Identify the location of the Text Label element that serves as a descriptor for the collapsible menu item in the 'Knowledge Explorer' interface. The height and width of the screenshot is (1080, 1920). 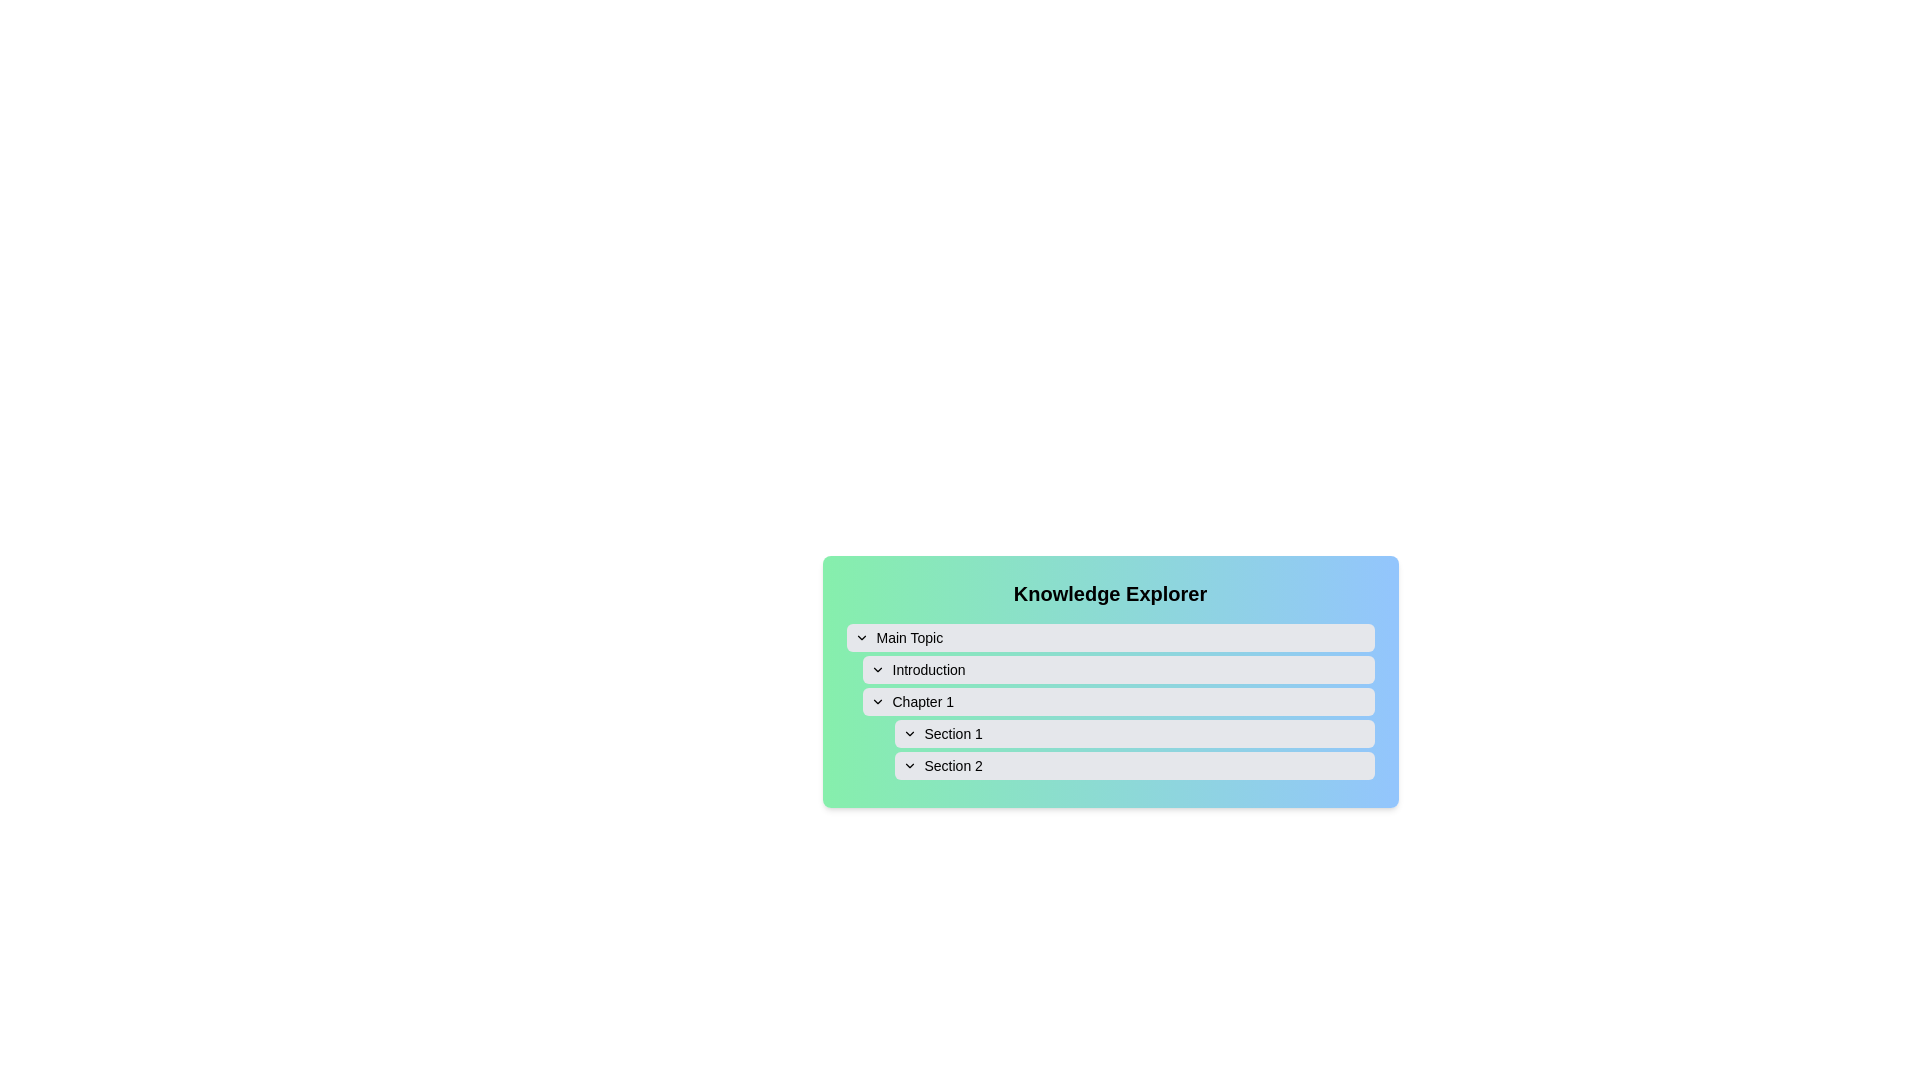
(908, 637).